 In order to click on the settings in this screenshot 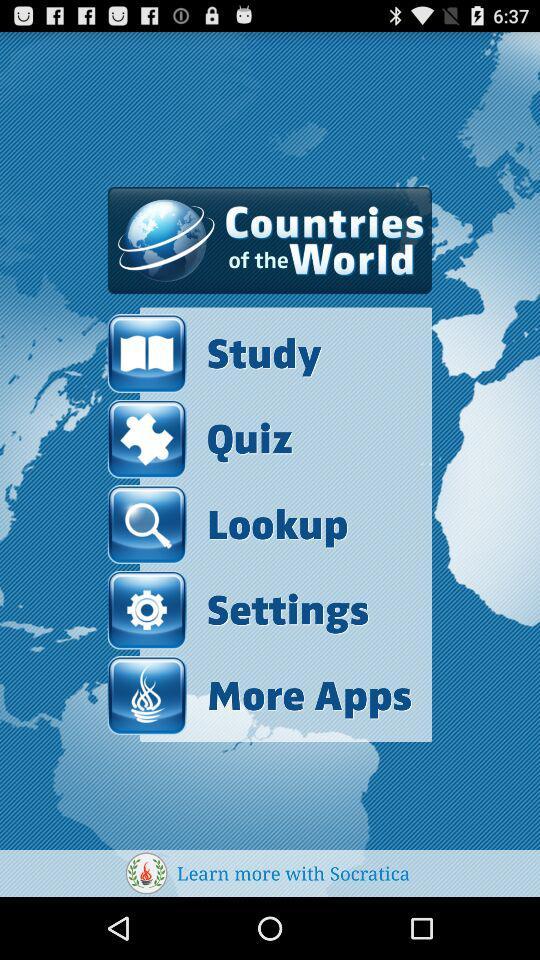, I will do `click(238, 609)`.